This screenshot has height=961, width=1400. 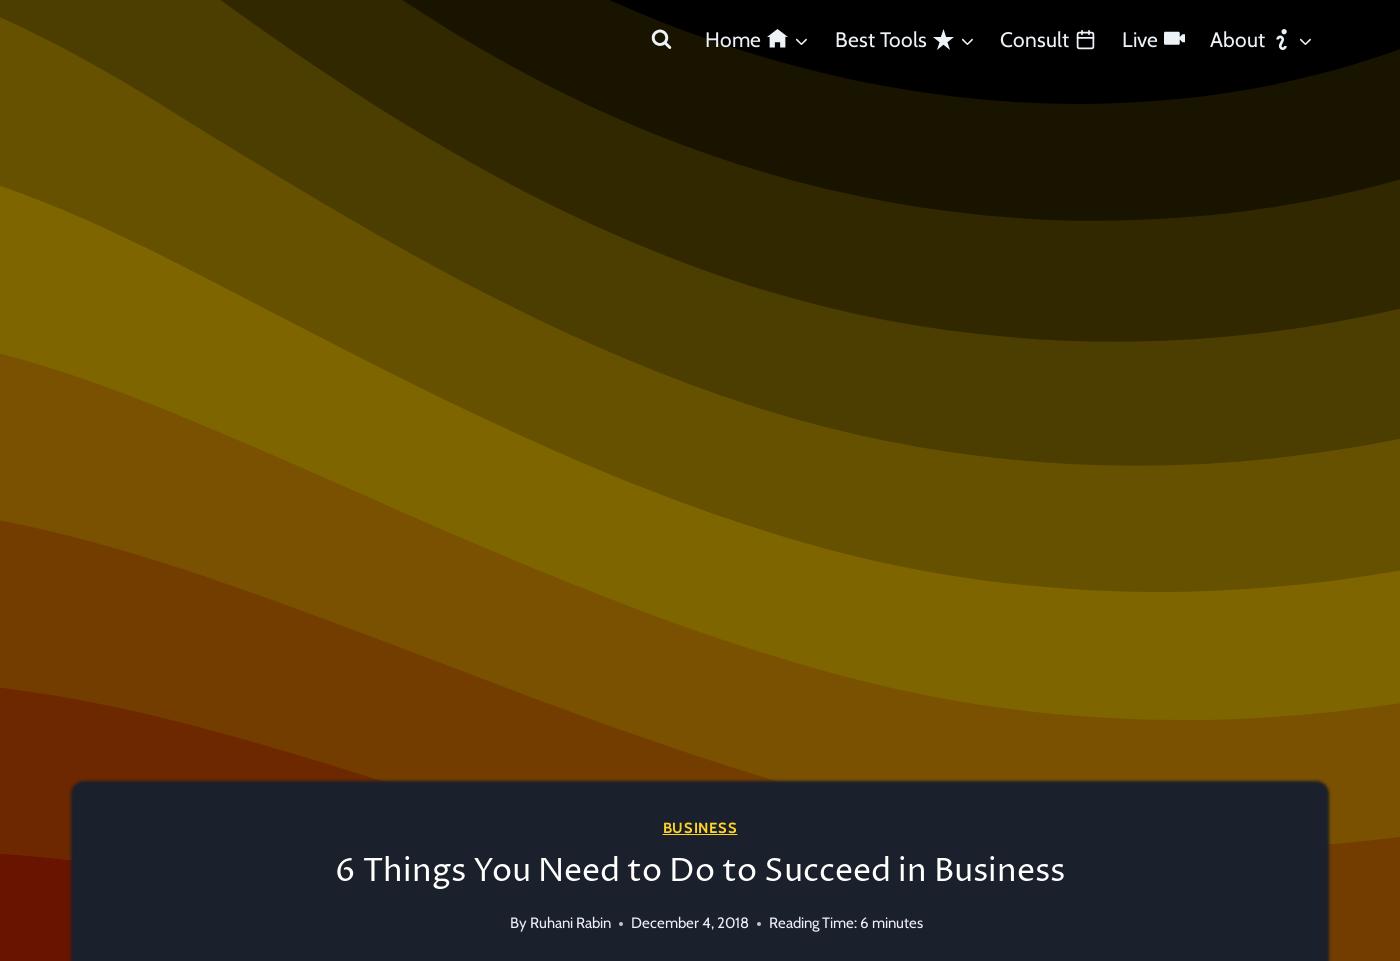 I want to click on 'Ruhani Rabin', so click(x=570, y=923).